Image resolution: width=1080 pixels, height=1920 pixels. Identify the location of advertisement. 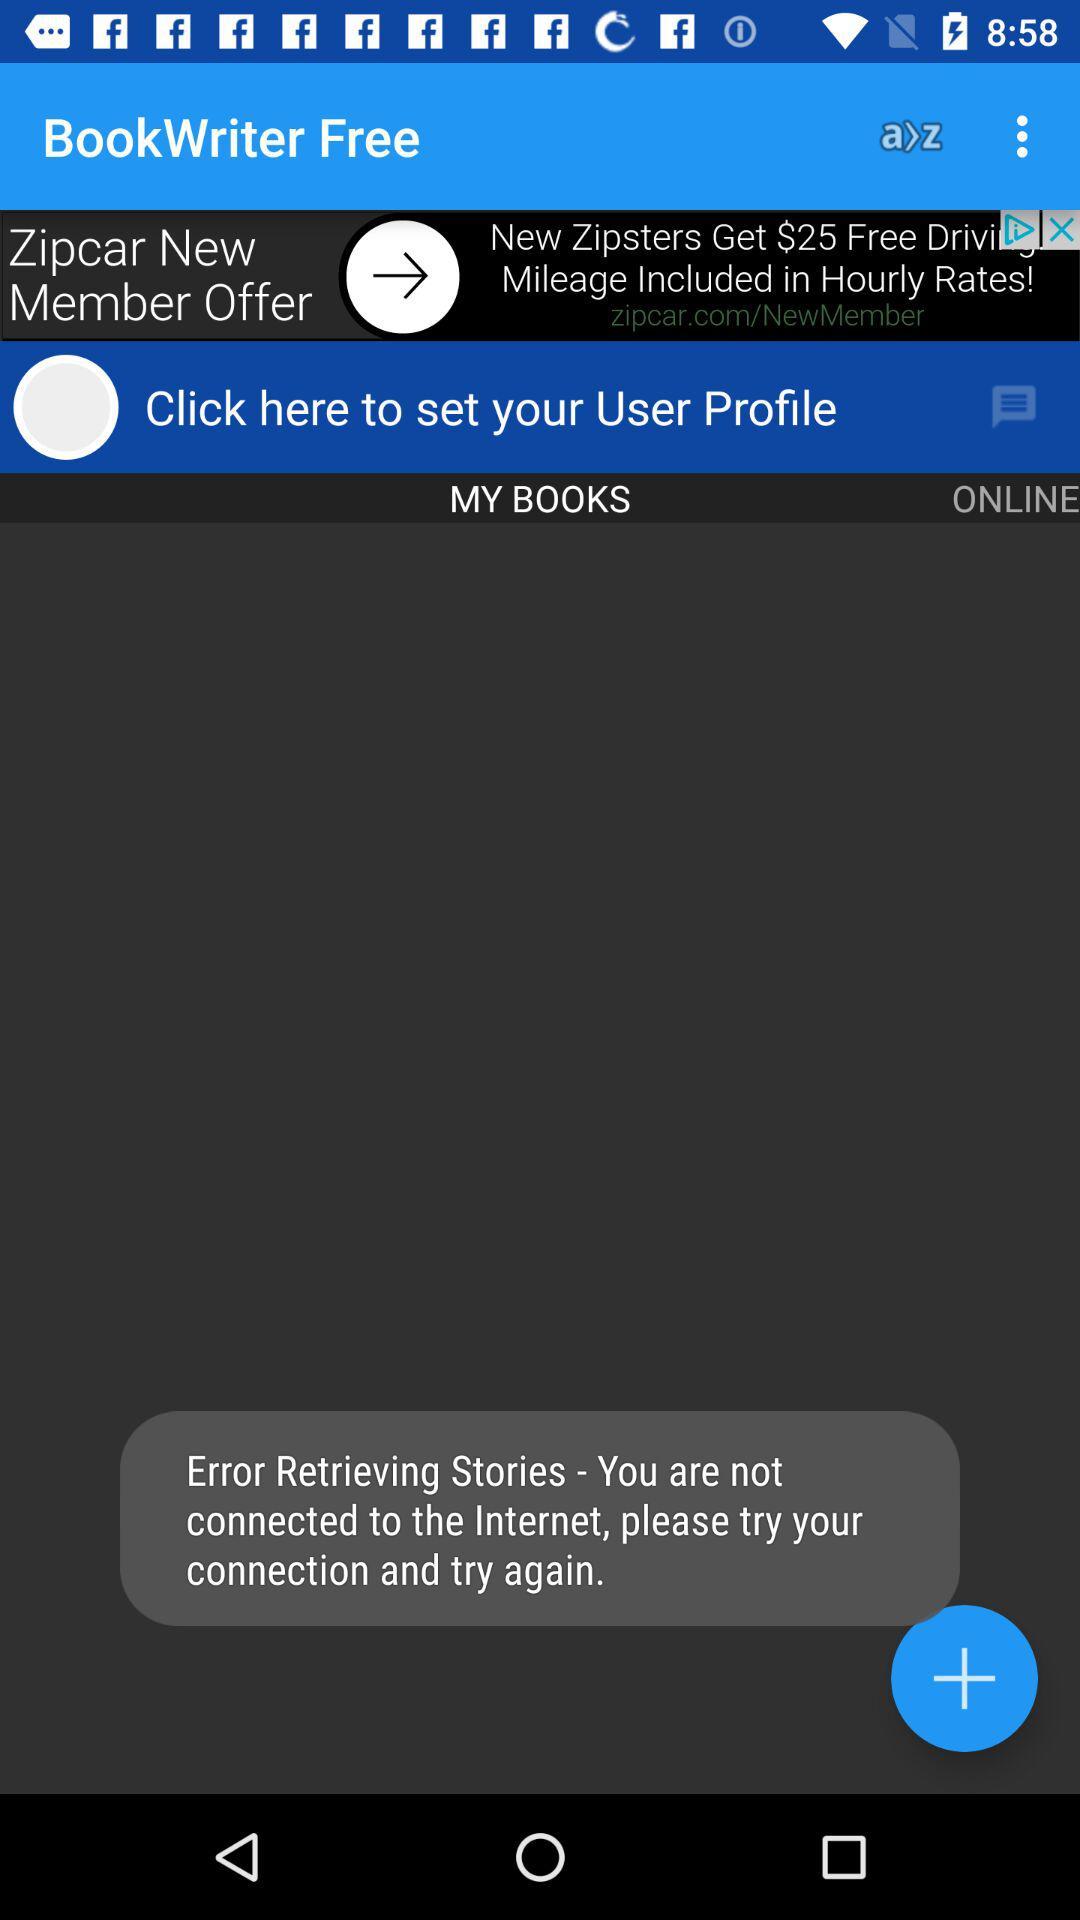
(540, 274).